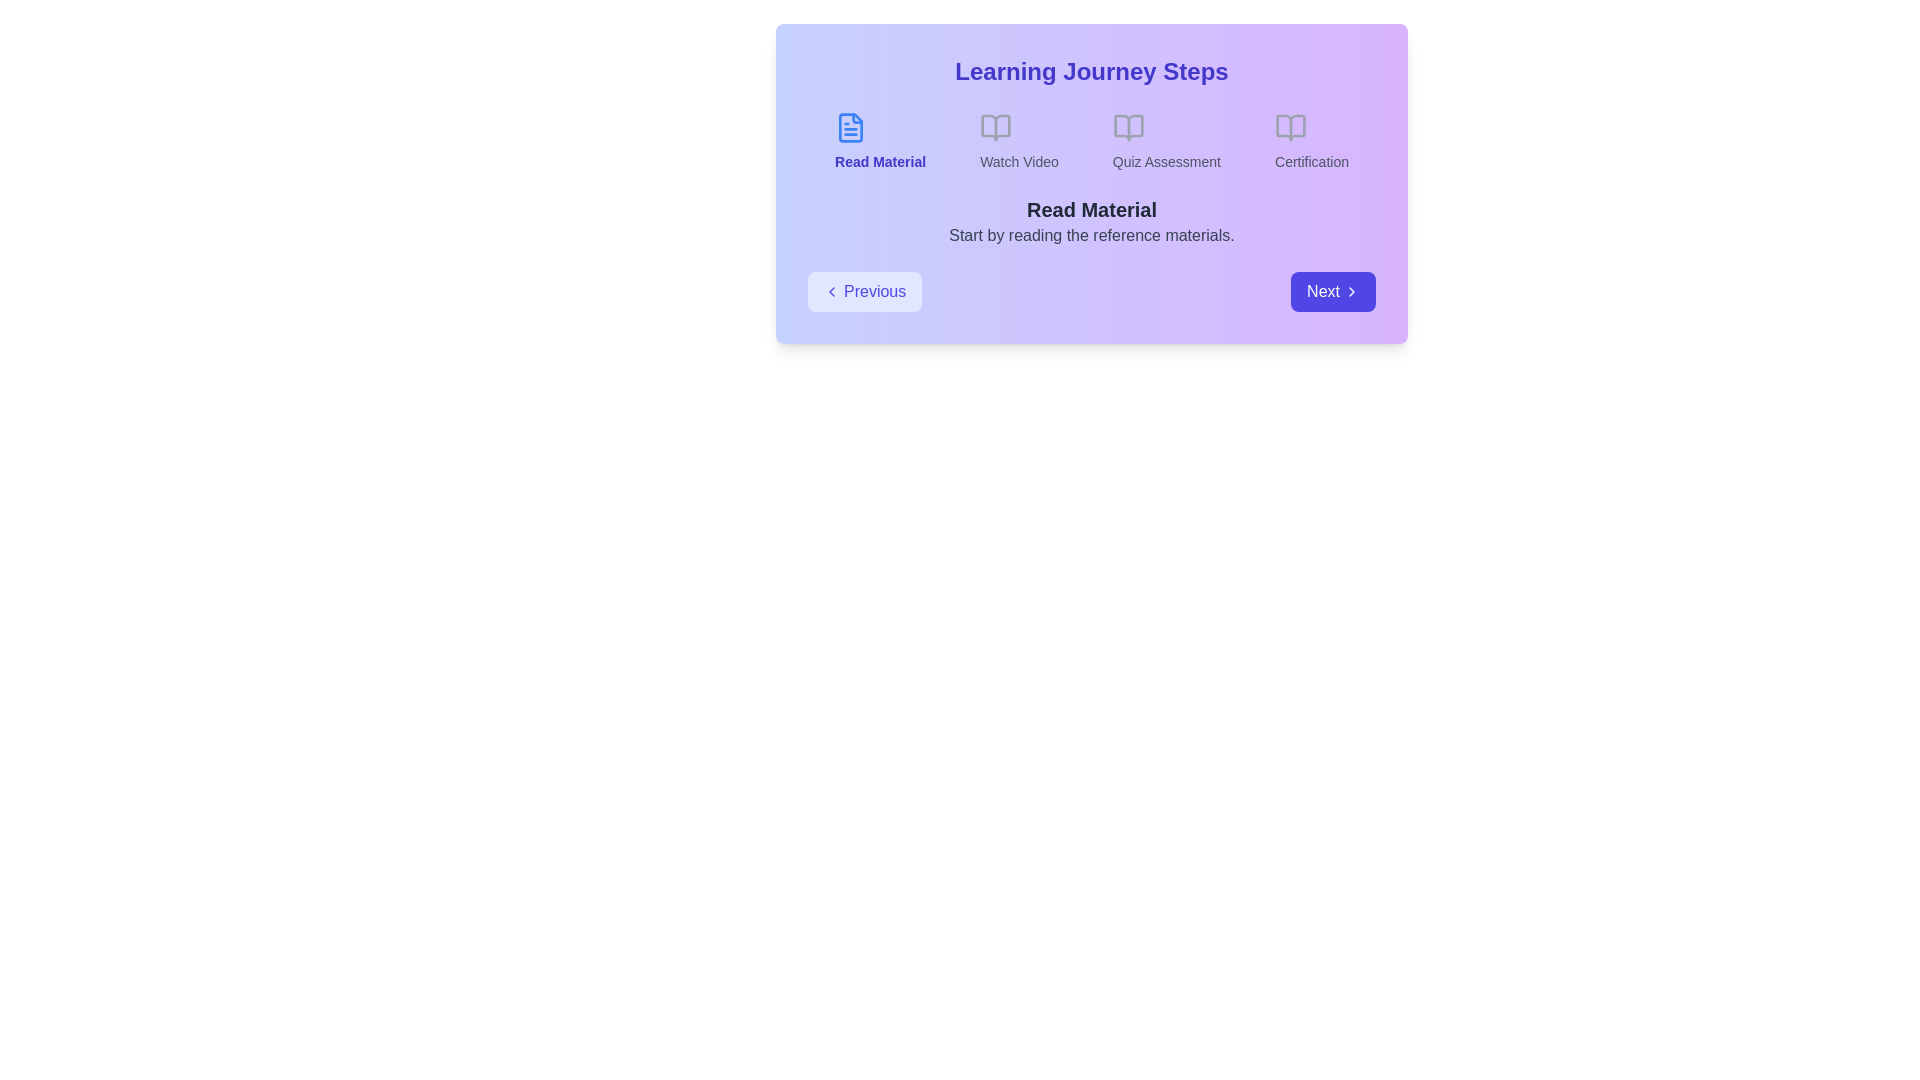 This screenshot has width=1920, height=1080. I want to click on the text label displaying the word 'Certification', which is styled in a smaller gray font and is positioned under an icon resembling an open book, as the fourth element in a horizontal row of items representing steps, so click(1311, 161).